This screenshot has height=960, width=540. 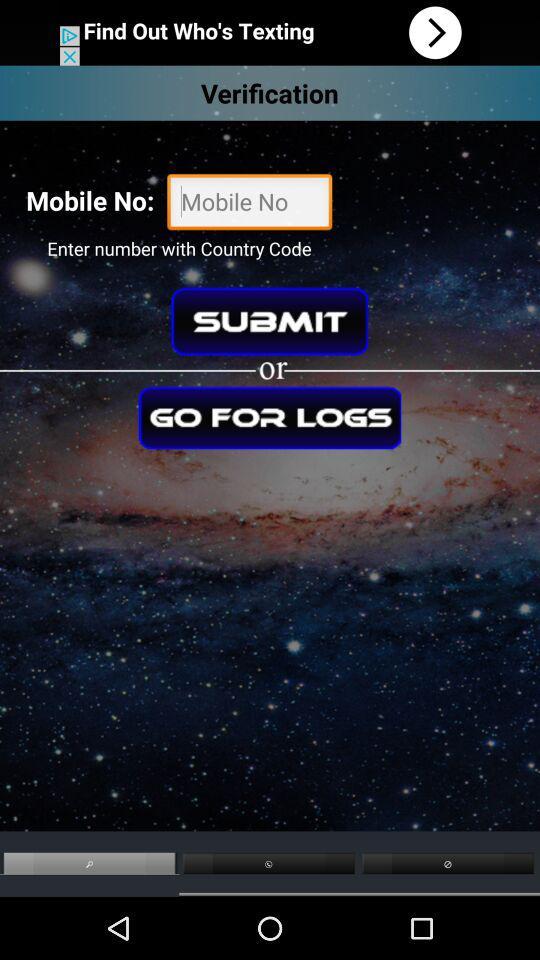 I want to click on number, so click(x=249, y=204).